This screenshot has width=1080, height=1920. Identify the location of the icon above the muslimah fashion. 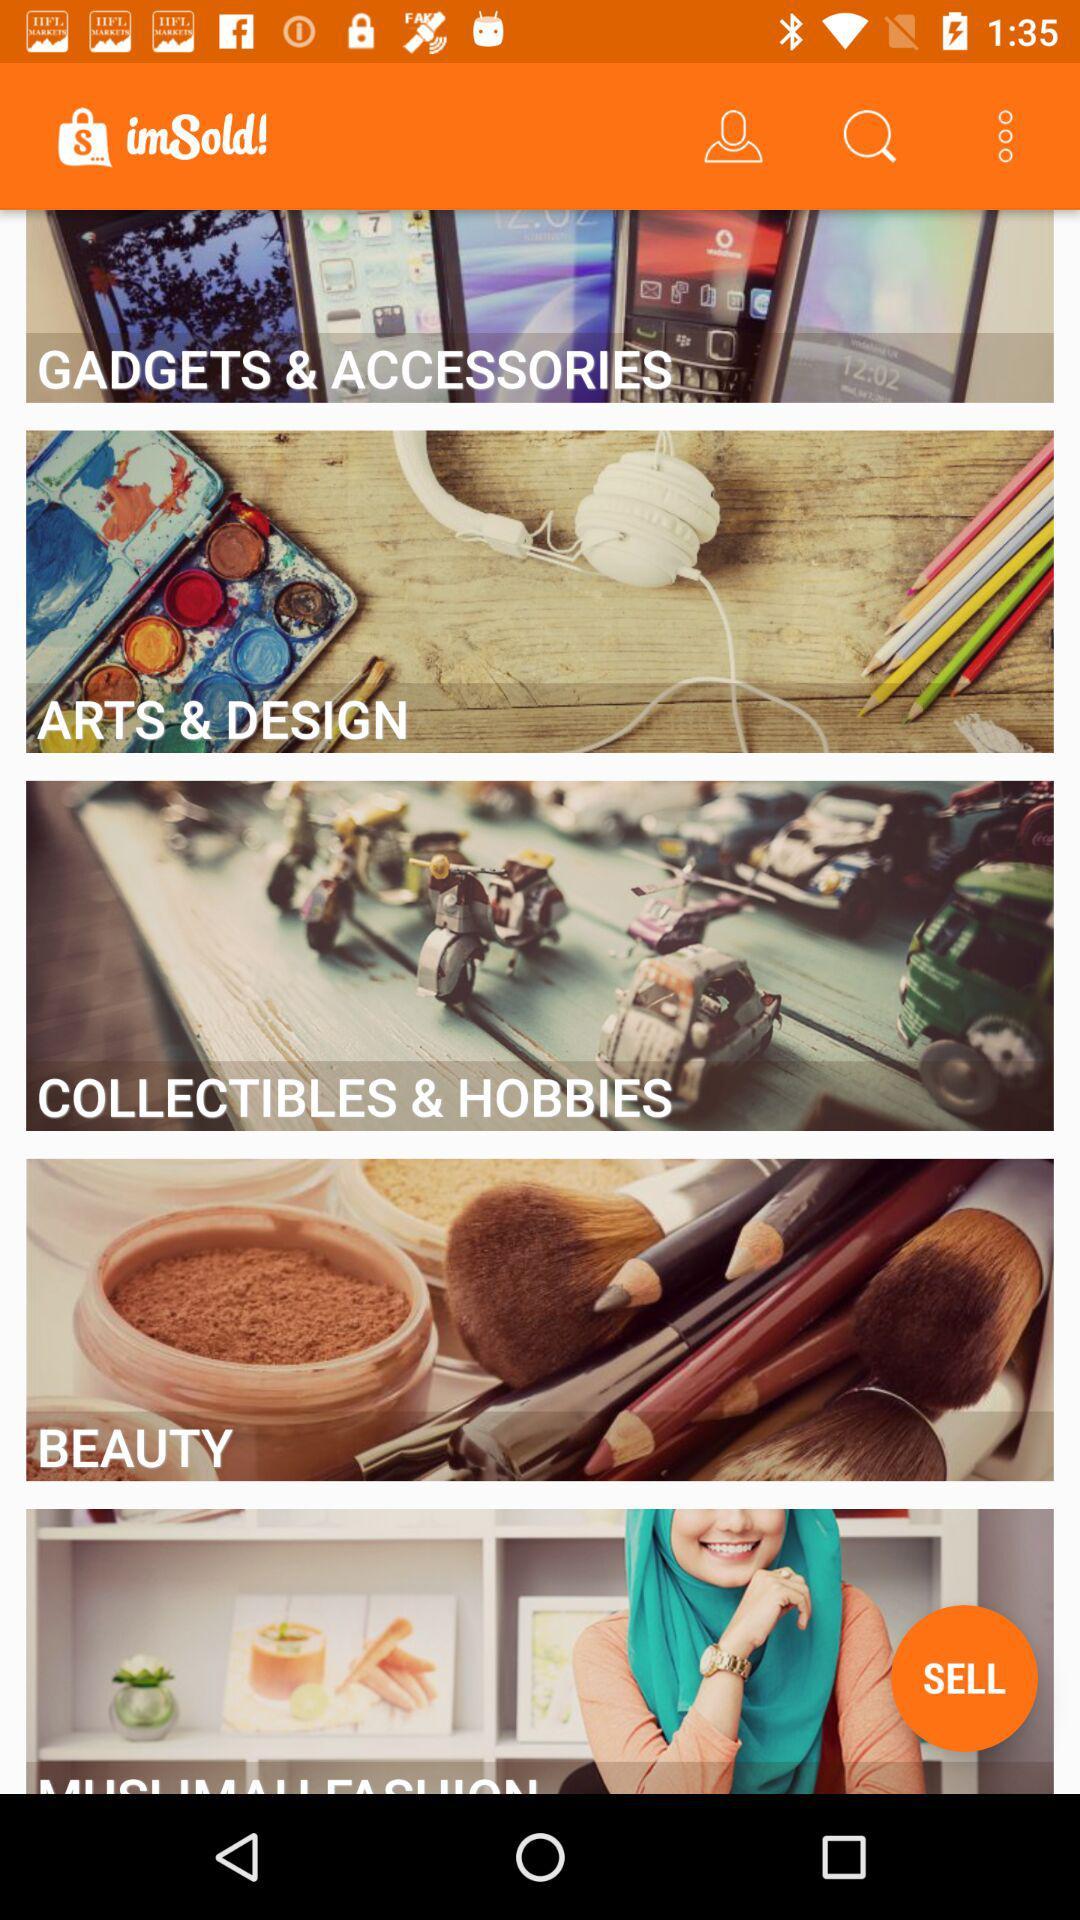
(963, 1678).